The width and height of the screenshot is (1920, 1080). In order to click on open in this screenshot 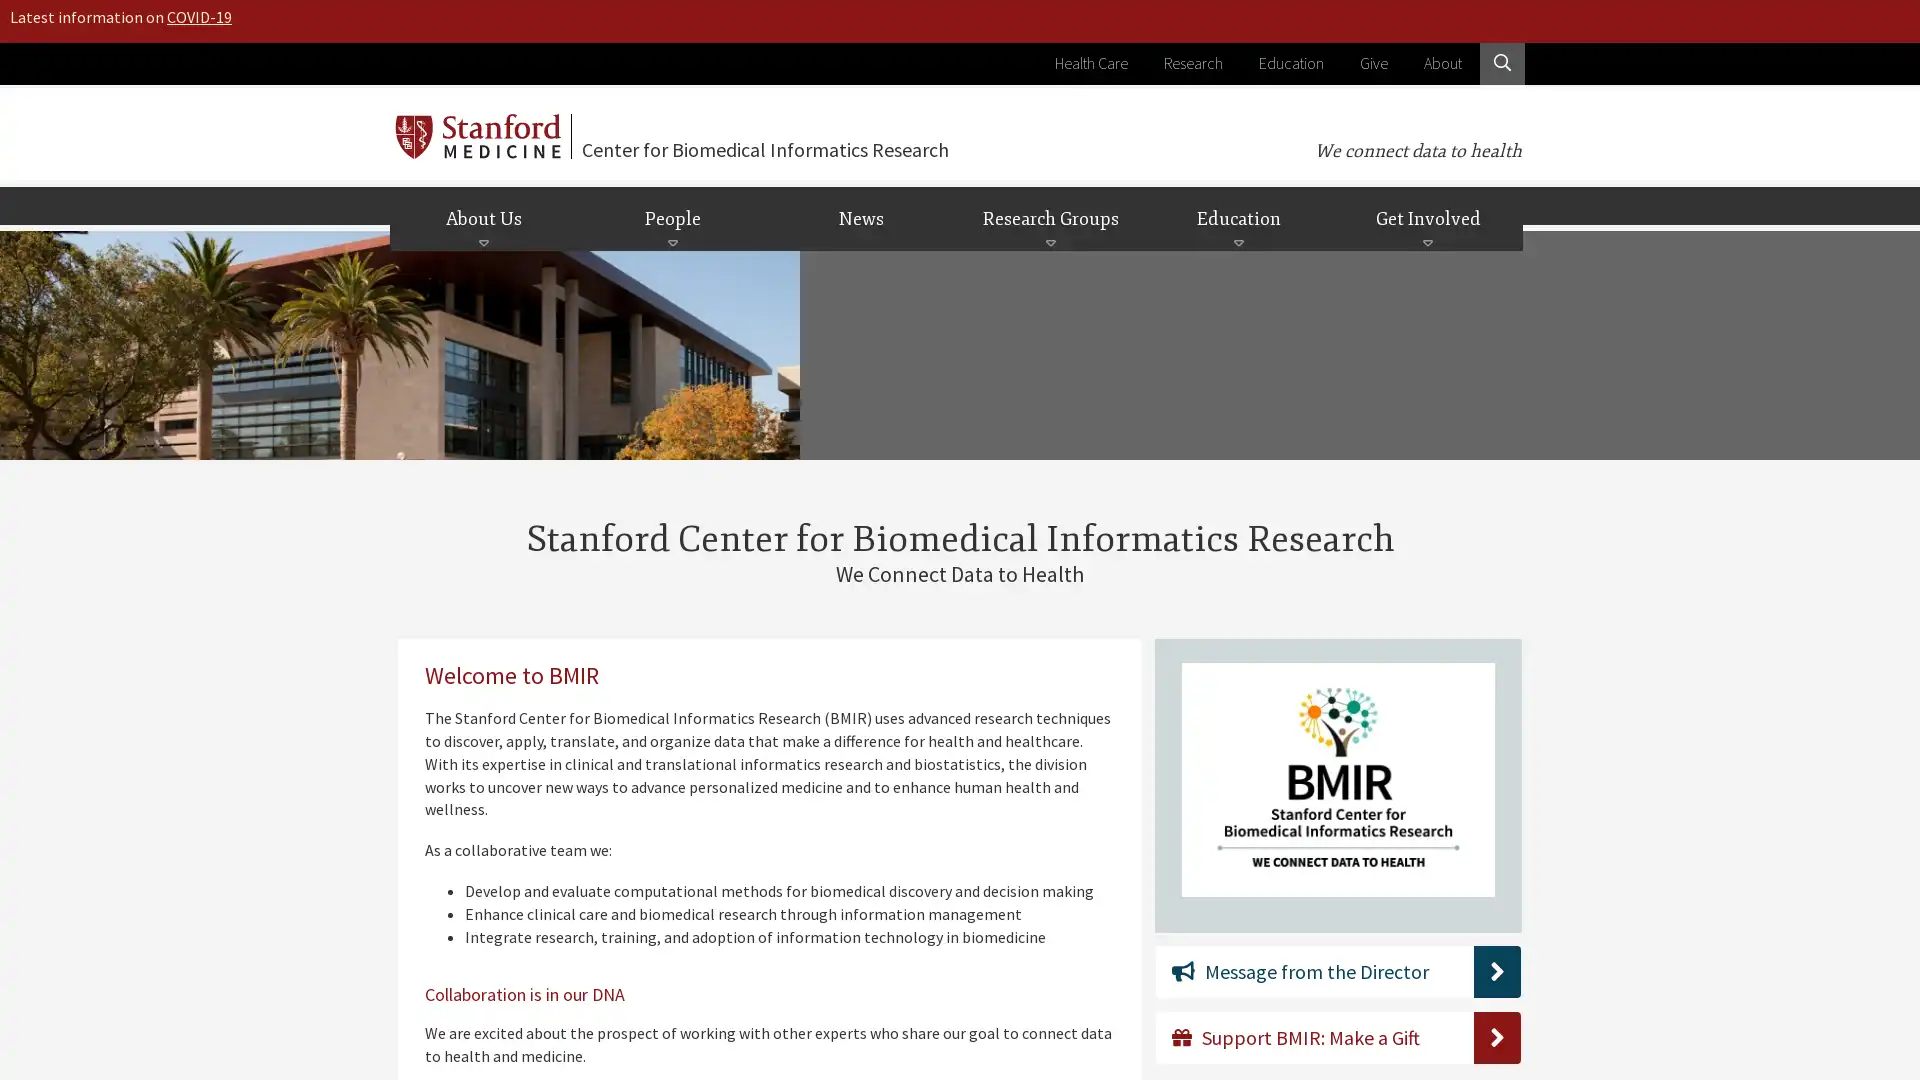, I will do `click(483, 242)`.